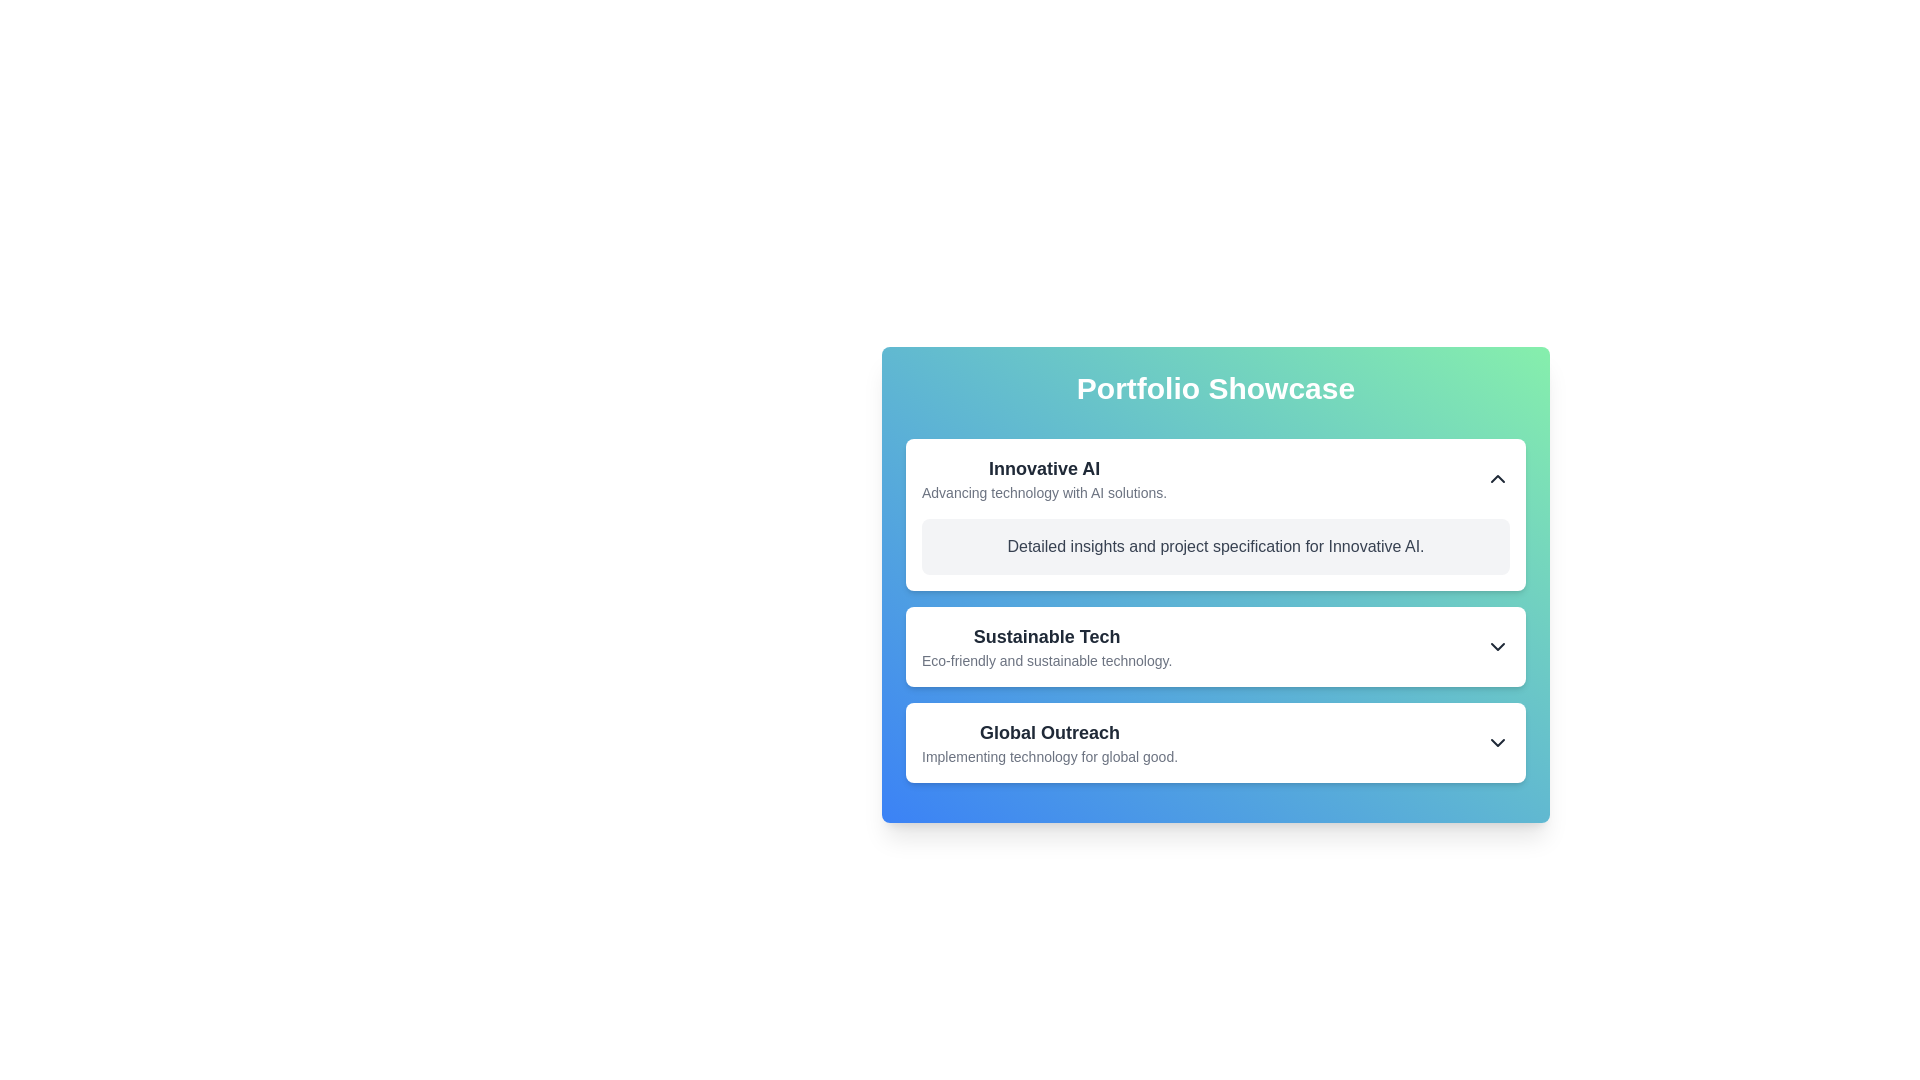  Describe the element at coordinates (1214, 514) in the screenshot. I see `the first Information card in the Portfolio Showcase section` at that location.